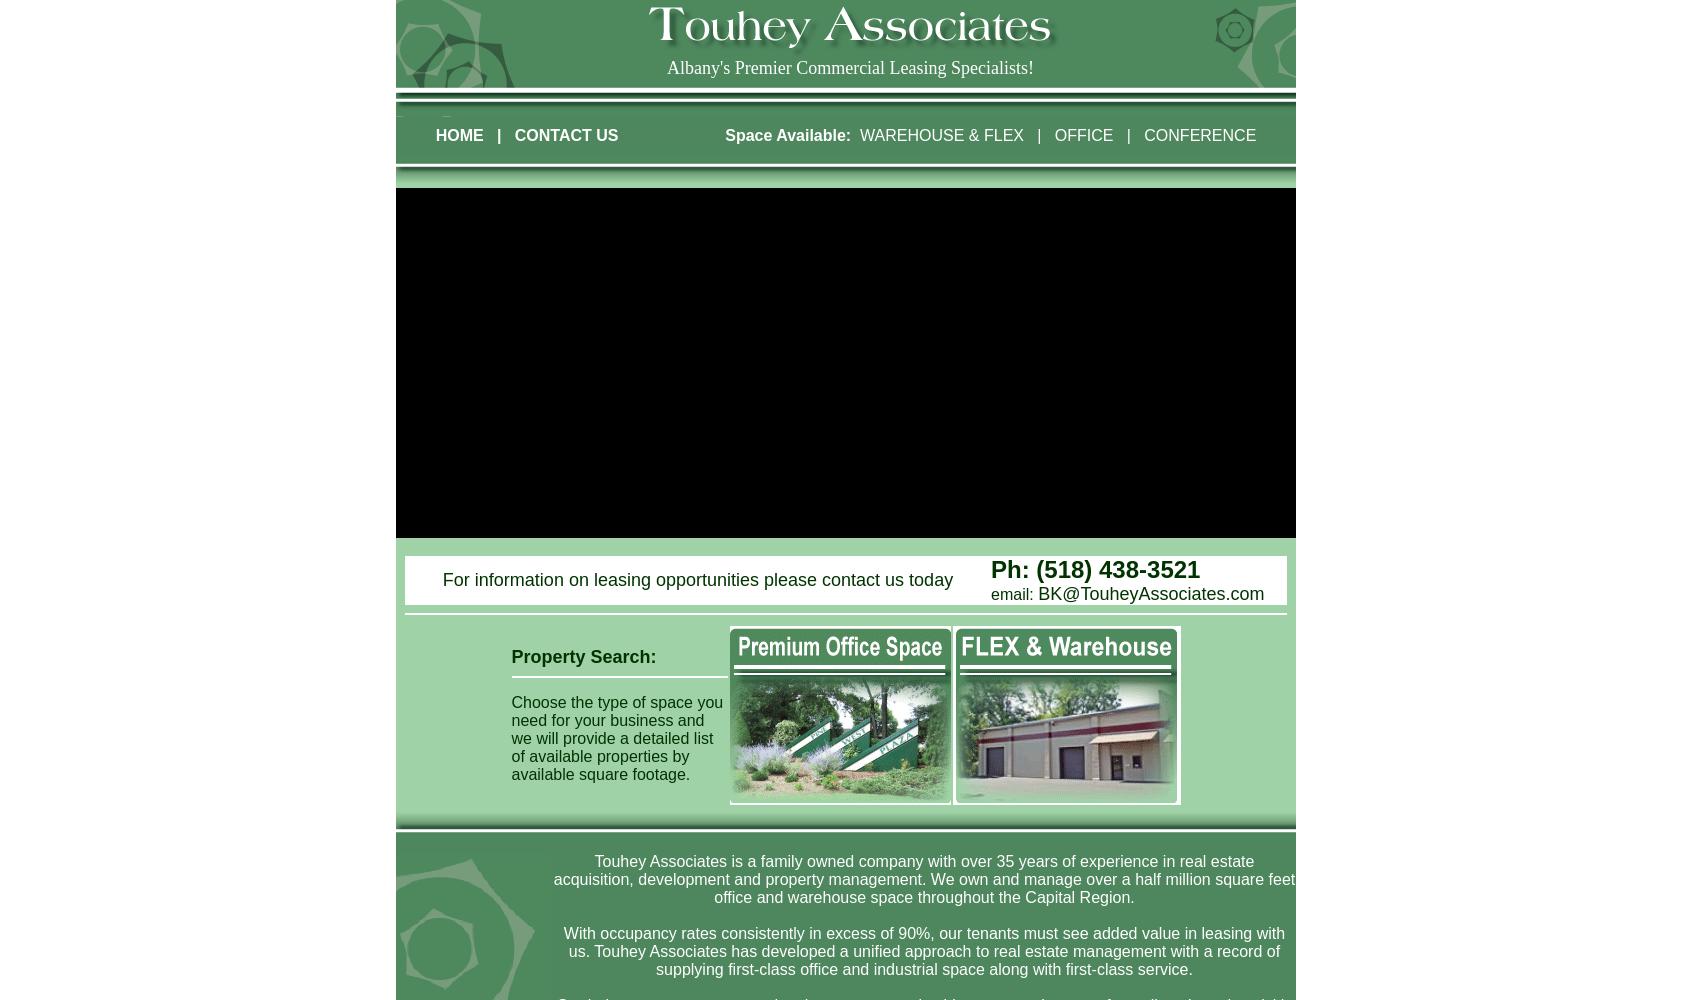  I want to click on '& FLEX', so click(963, 135).